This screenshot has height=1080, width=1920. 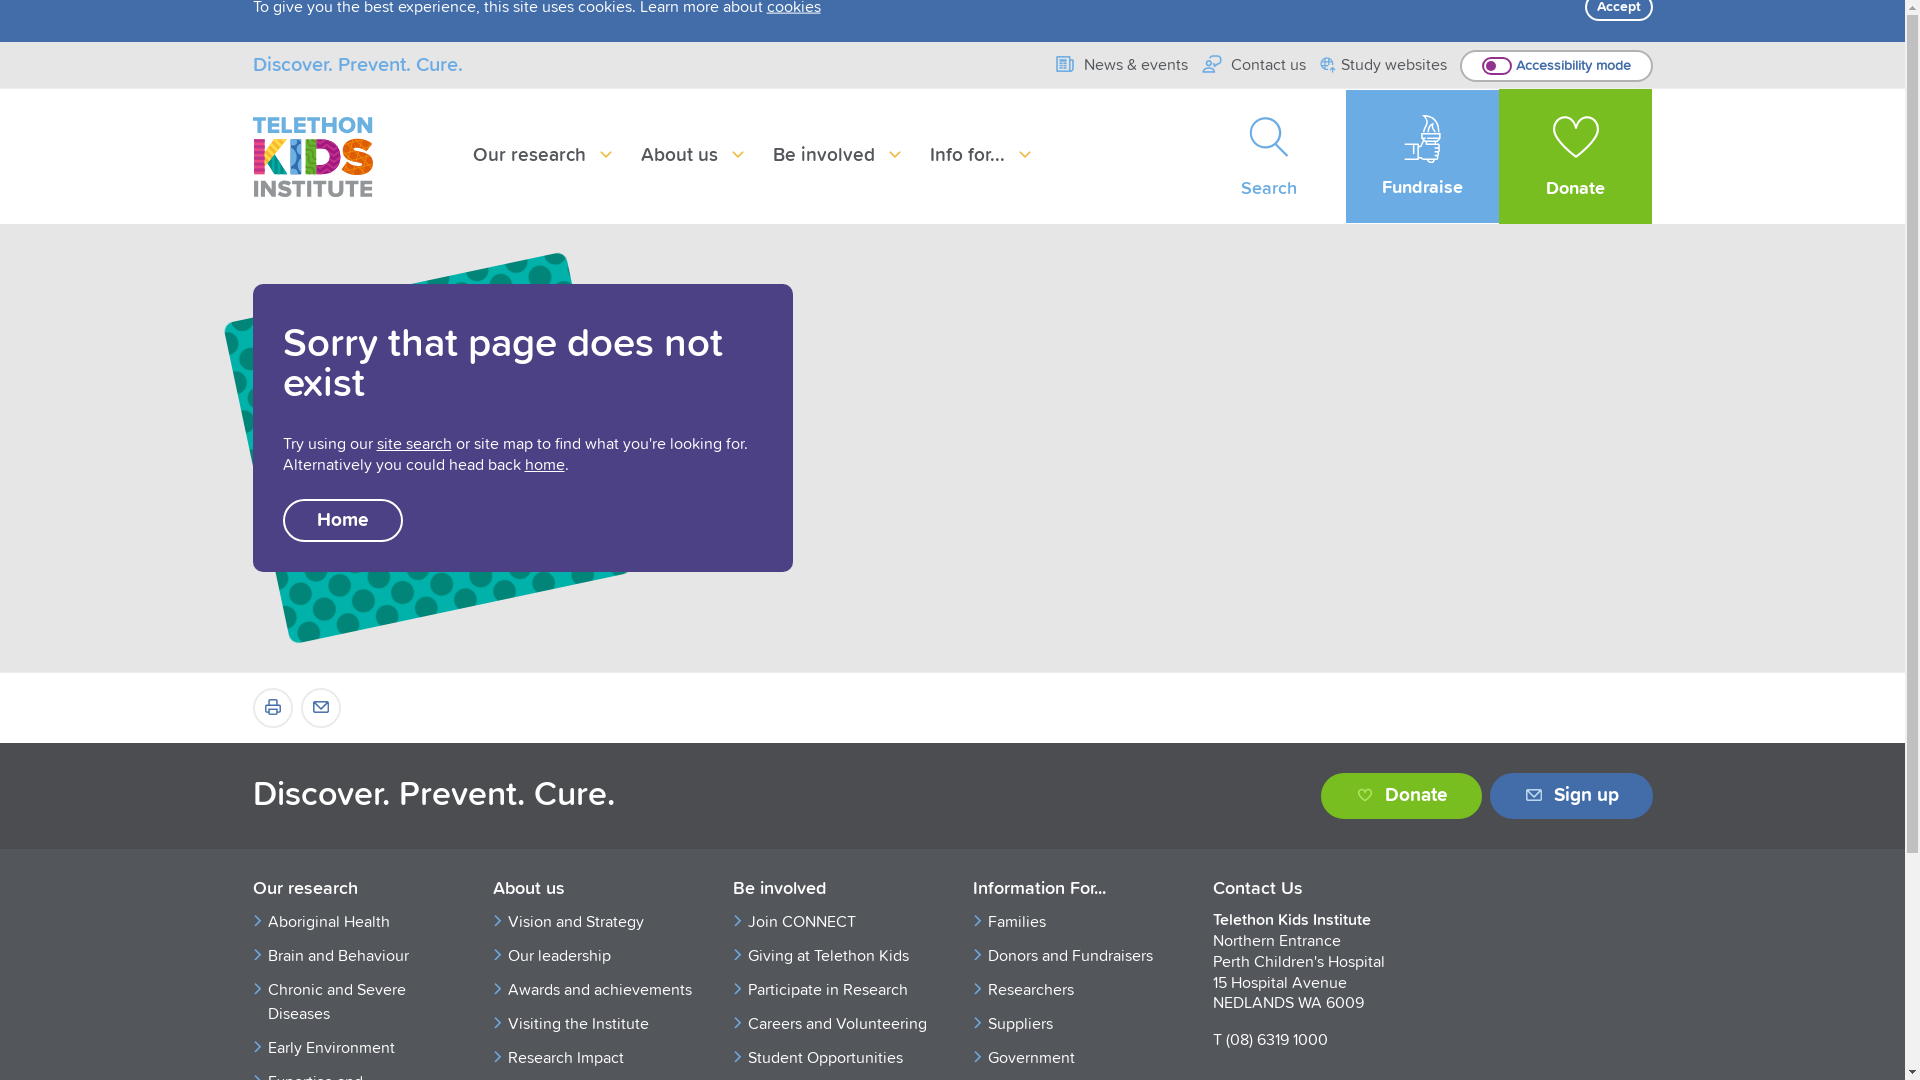 What do you see at coordinates (360, 921) in the screenshot?
I see `'Aboriginal Health'` at bounding box center [360, 921].